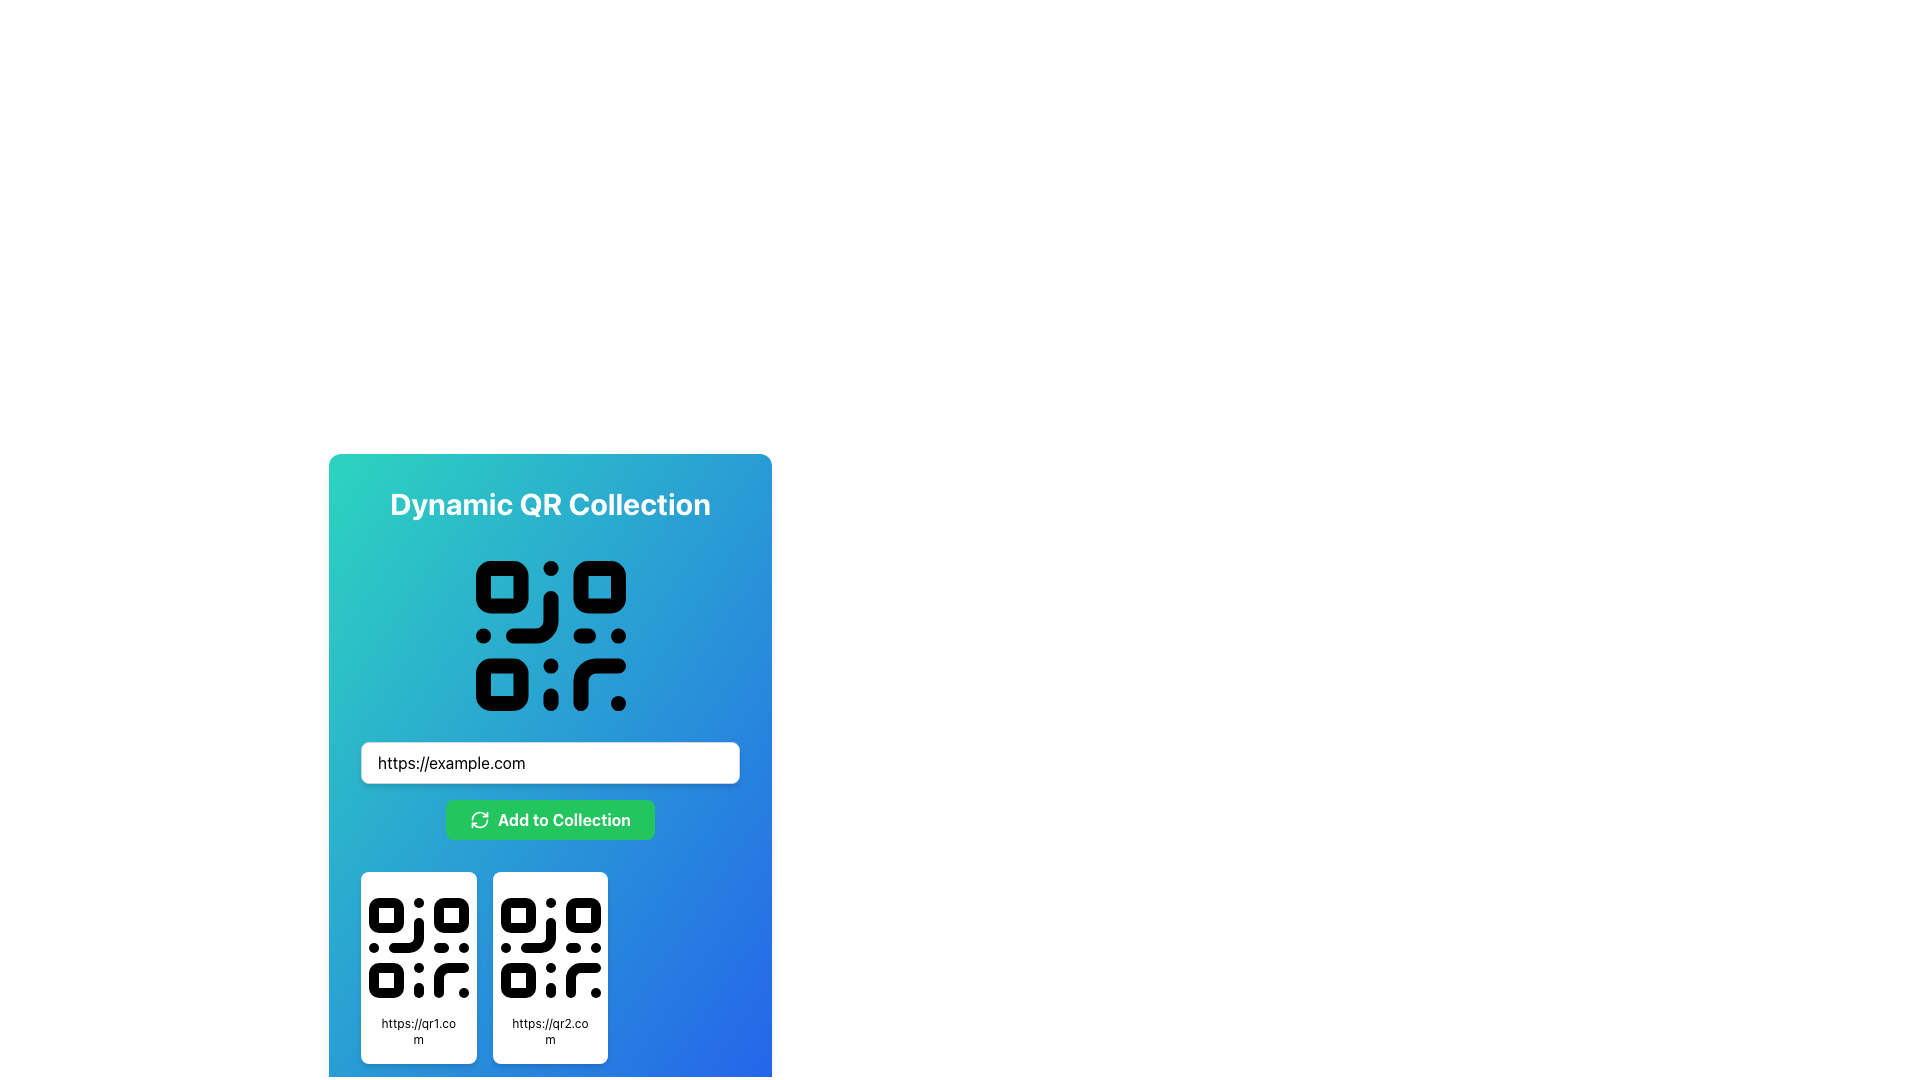 The image size is (1920, 1080). What do you see at coordinates (581, 914) in the screenshot?
I see `the second square from the left in the top row of the QR code grid, which is part of the Decorative graphical component in the 'Dynamic QR Collection' section` at bounding box center [581, 914].